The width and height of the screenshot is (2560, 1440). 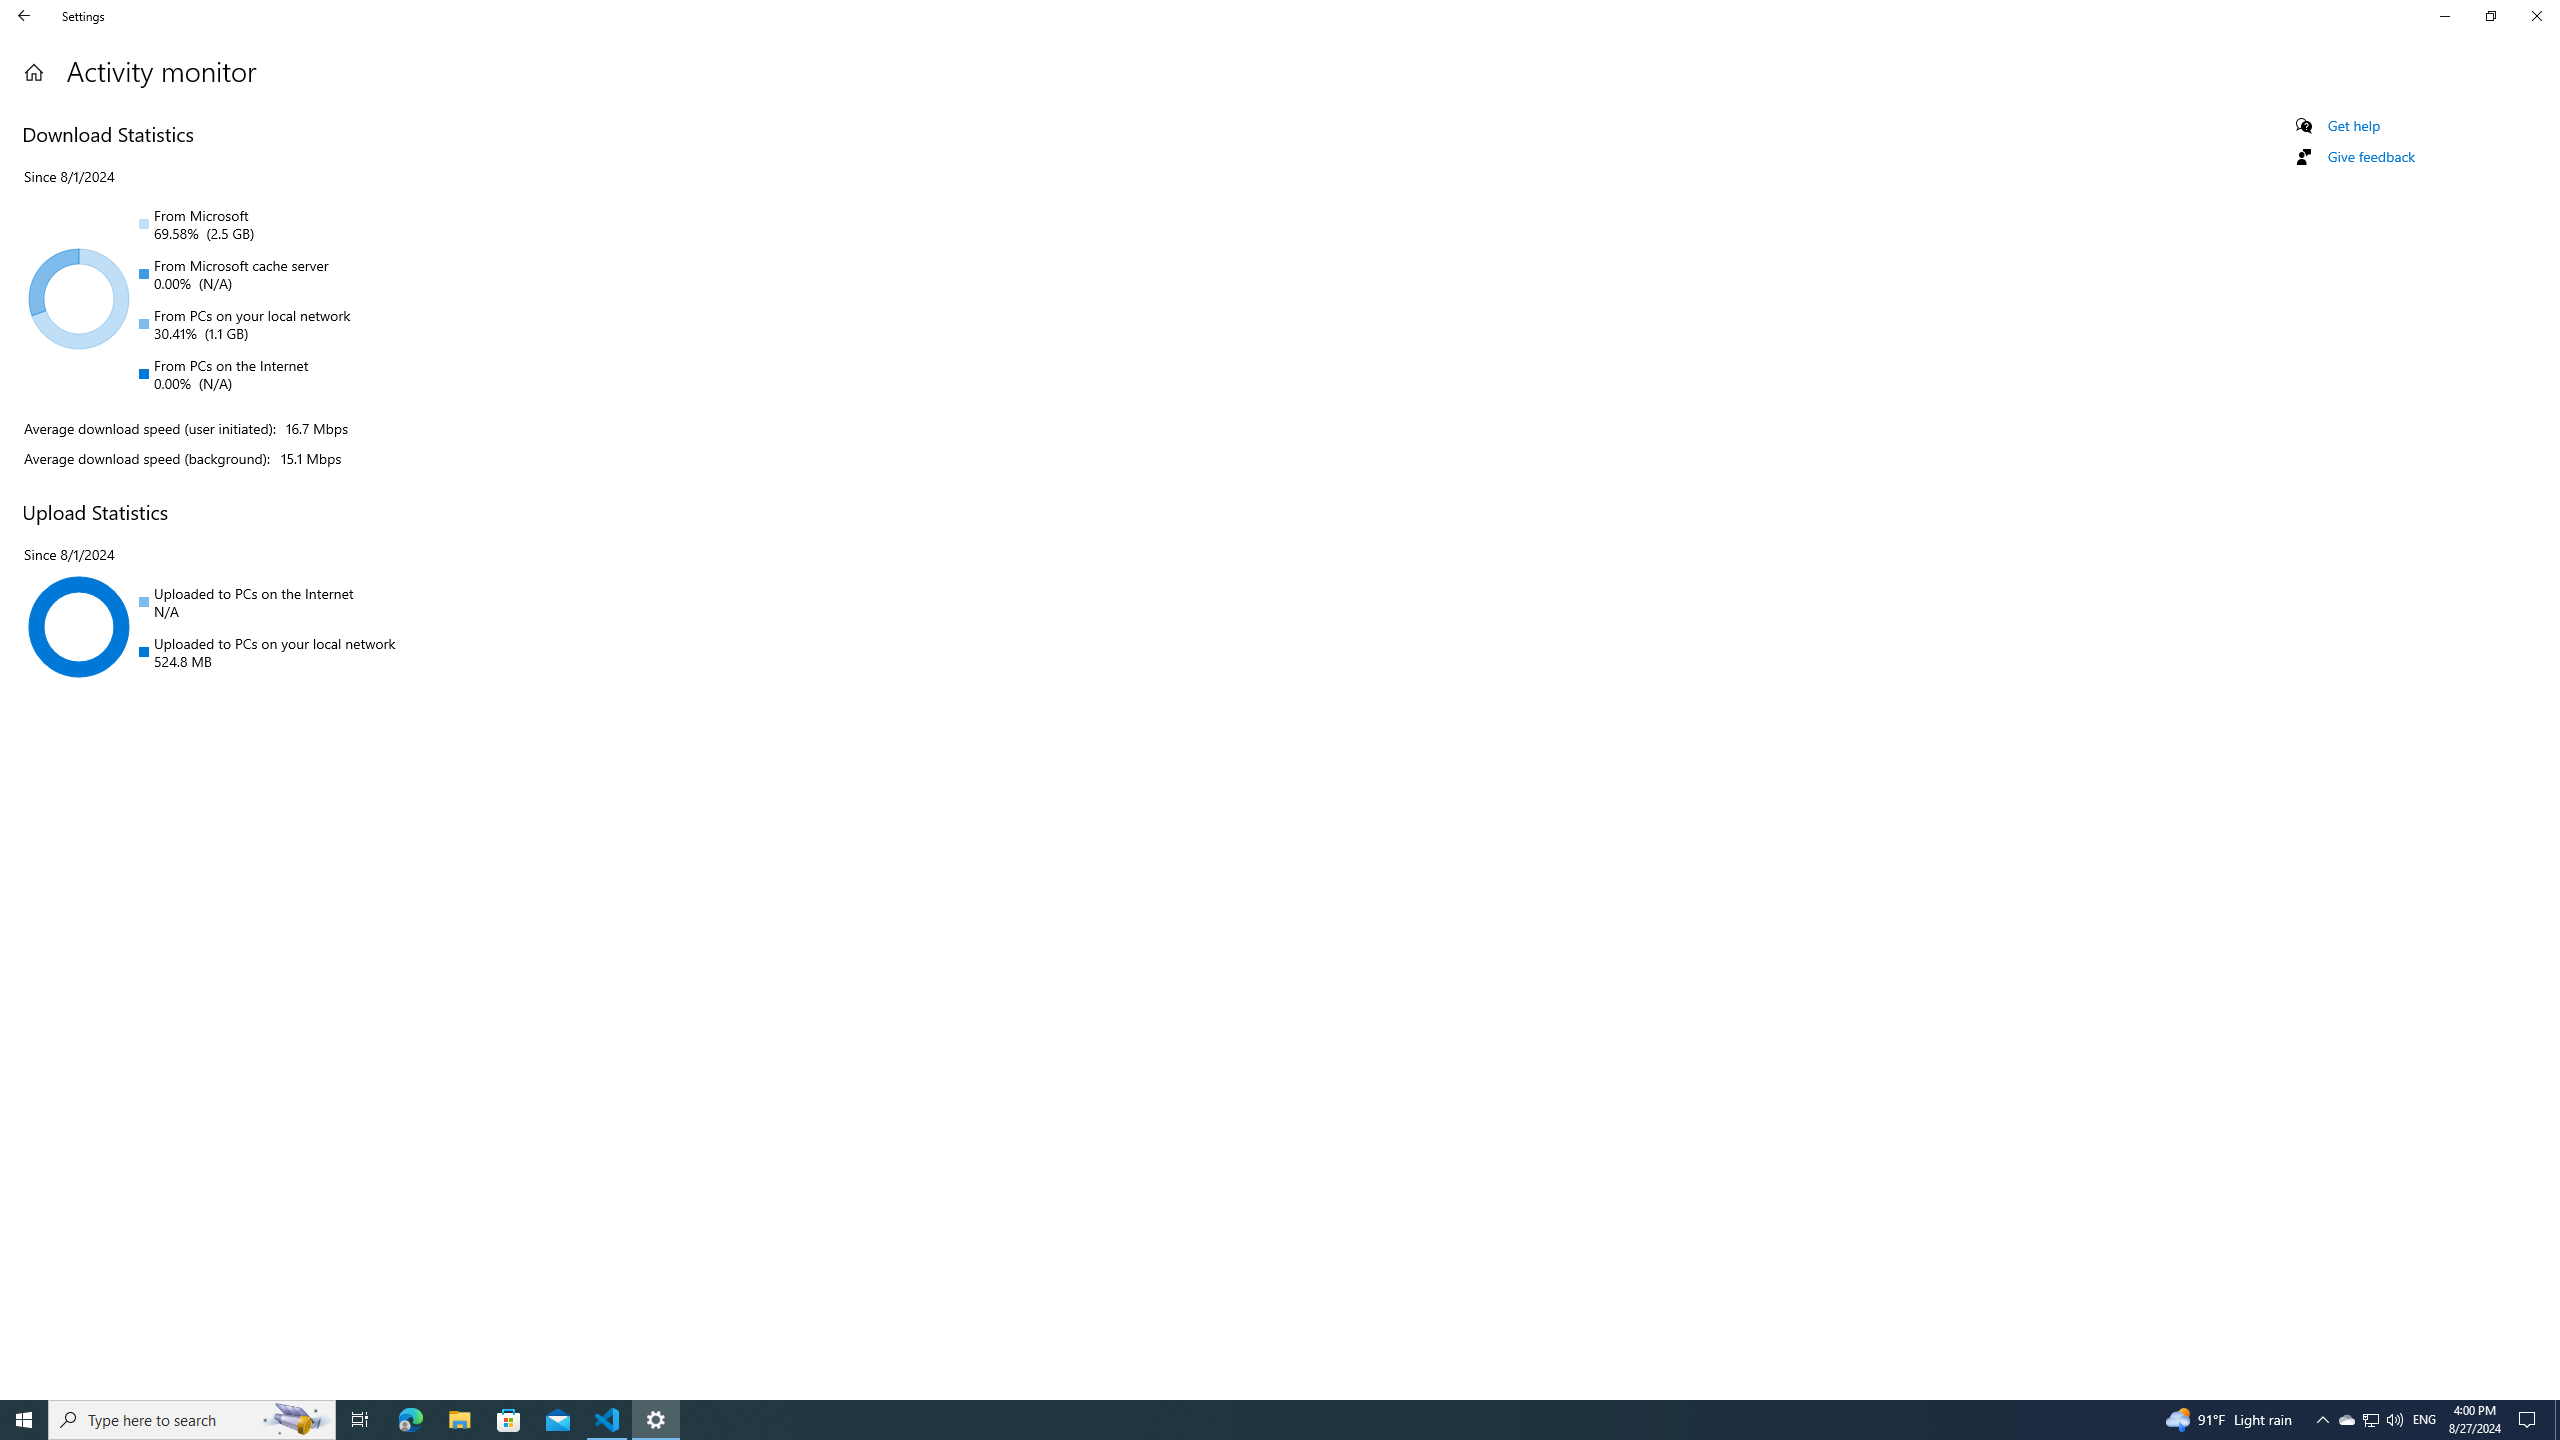 I want to click on 'Back', so click(x=24, y=15).